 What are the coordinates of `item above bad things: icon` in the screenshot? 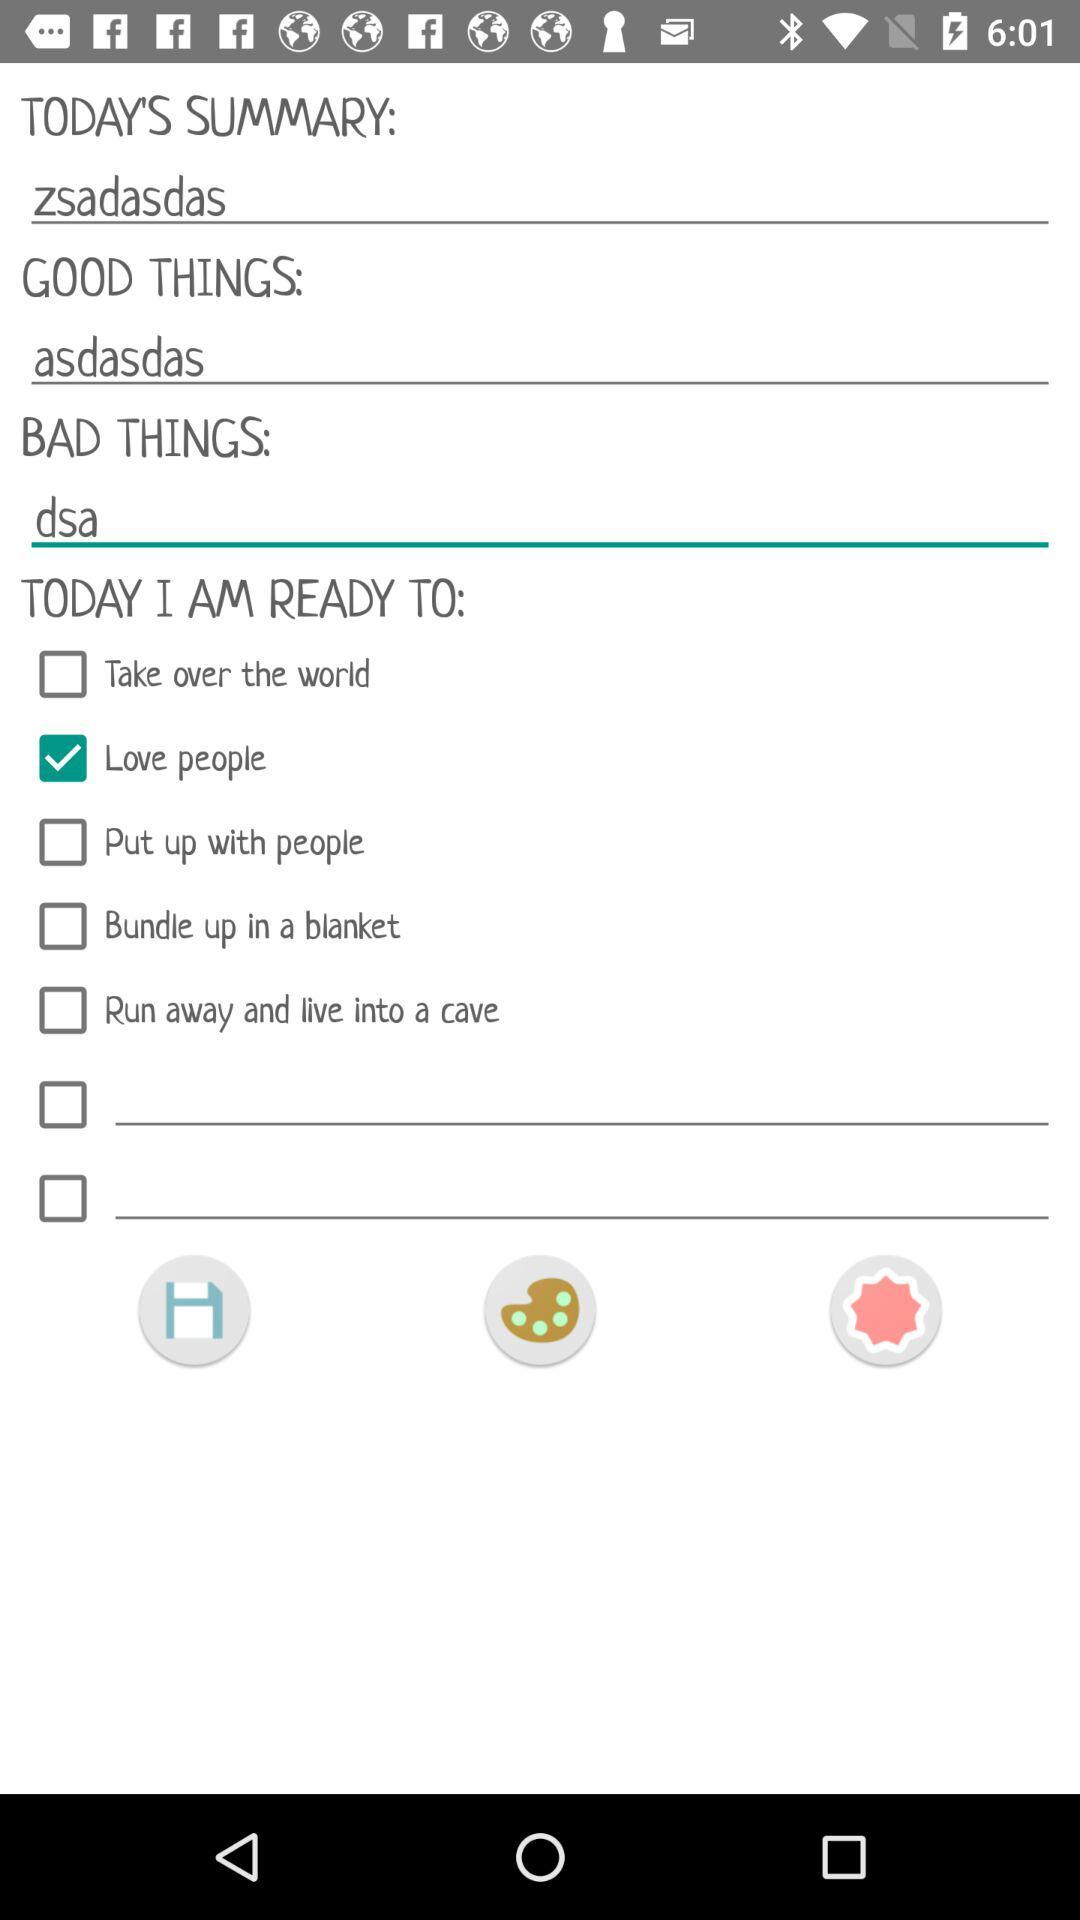 It's located at (540, 358).